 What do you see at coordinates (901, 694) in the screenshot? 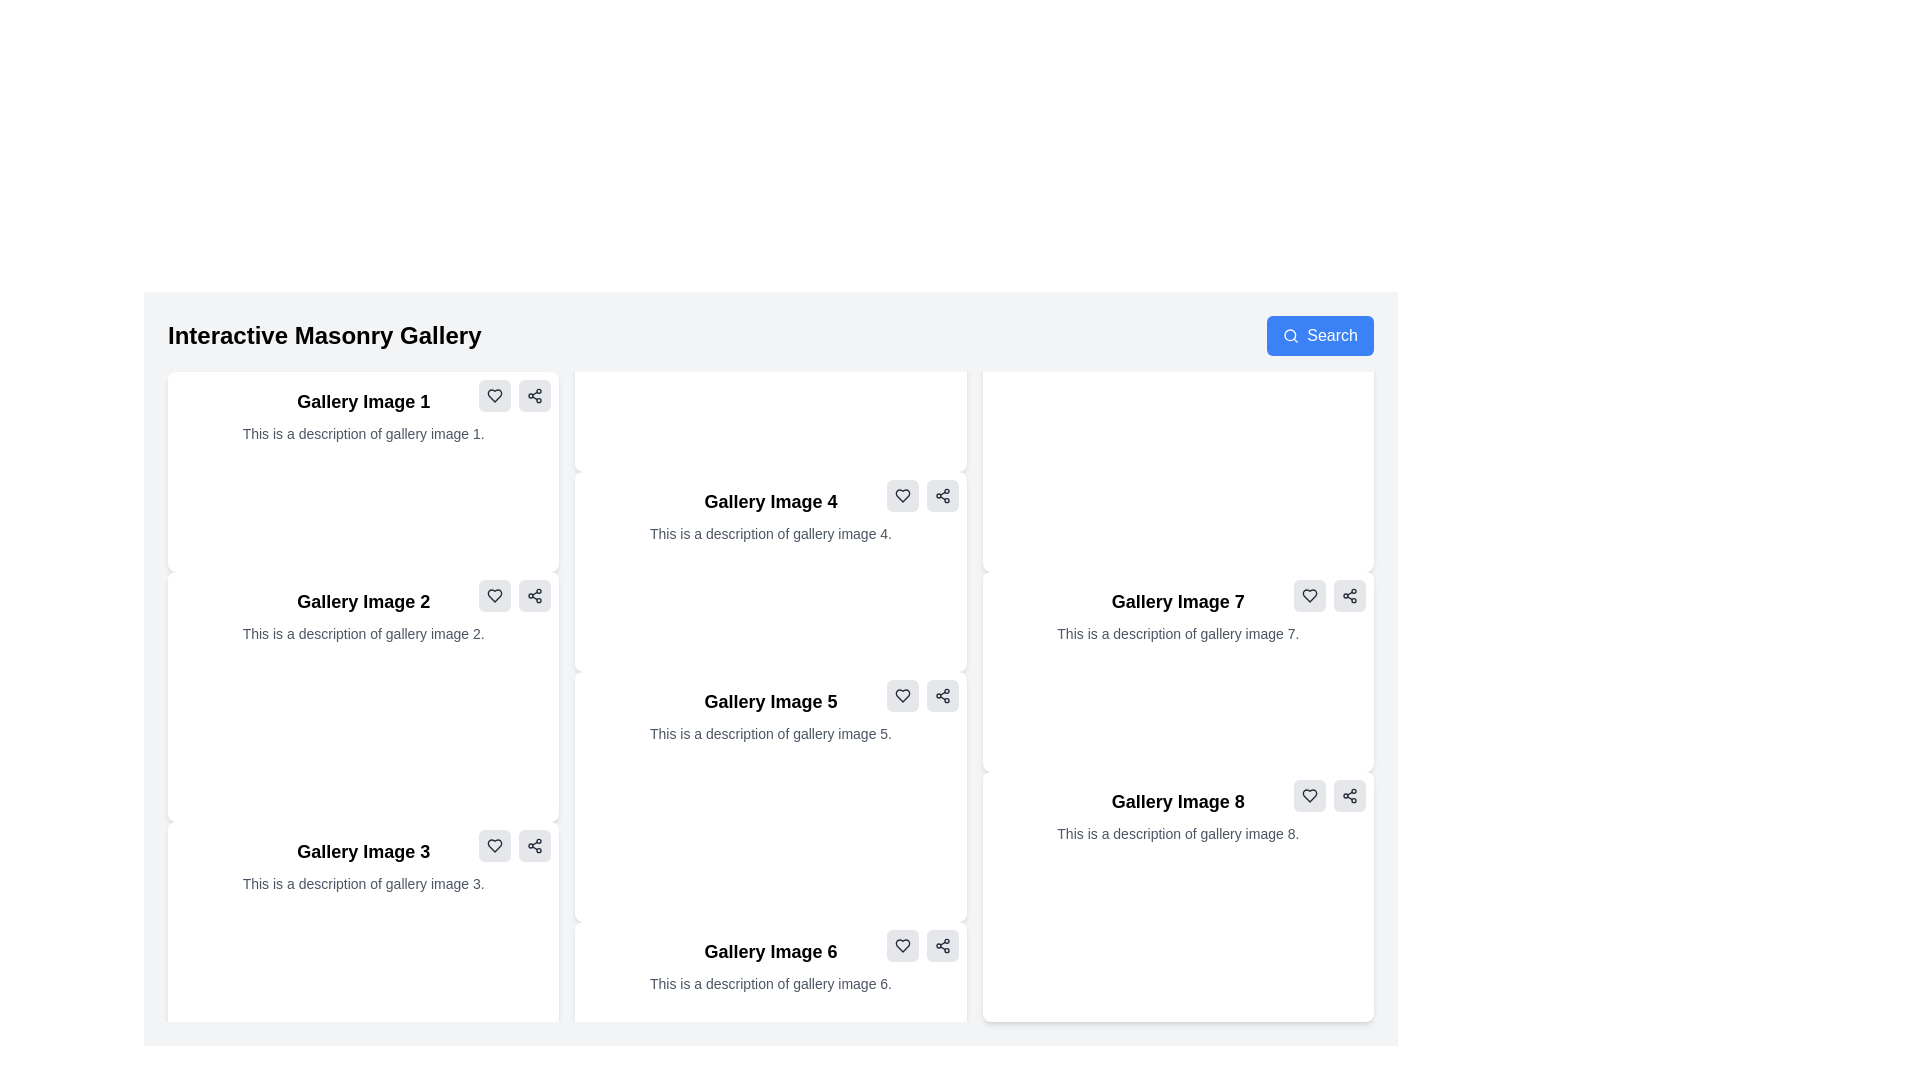
I see `the heart-shaped icon outlined in black located in the top-right corner of the card for 'Gallery Image 5'` at bounding box center [901, 694].